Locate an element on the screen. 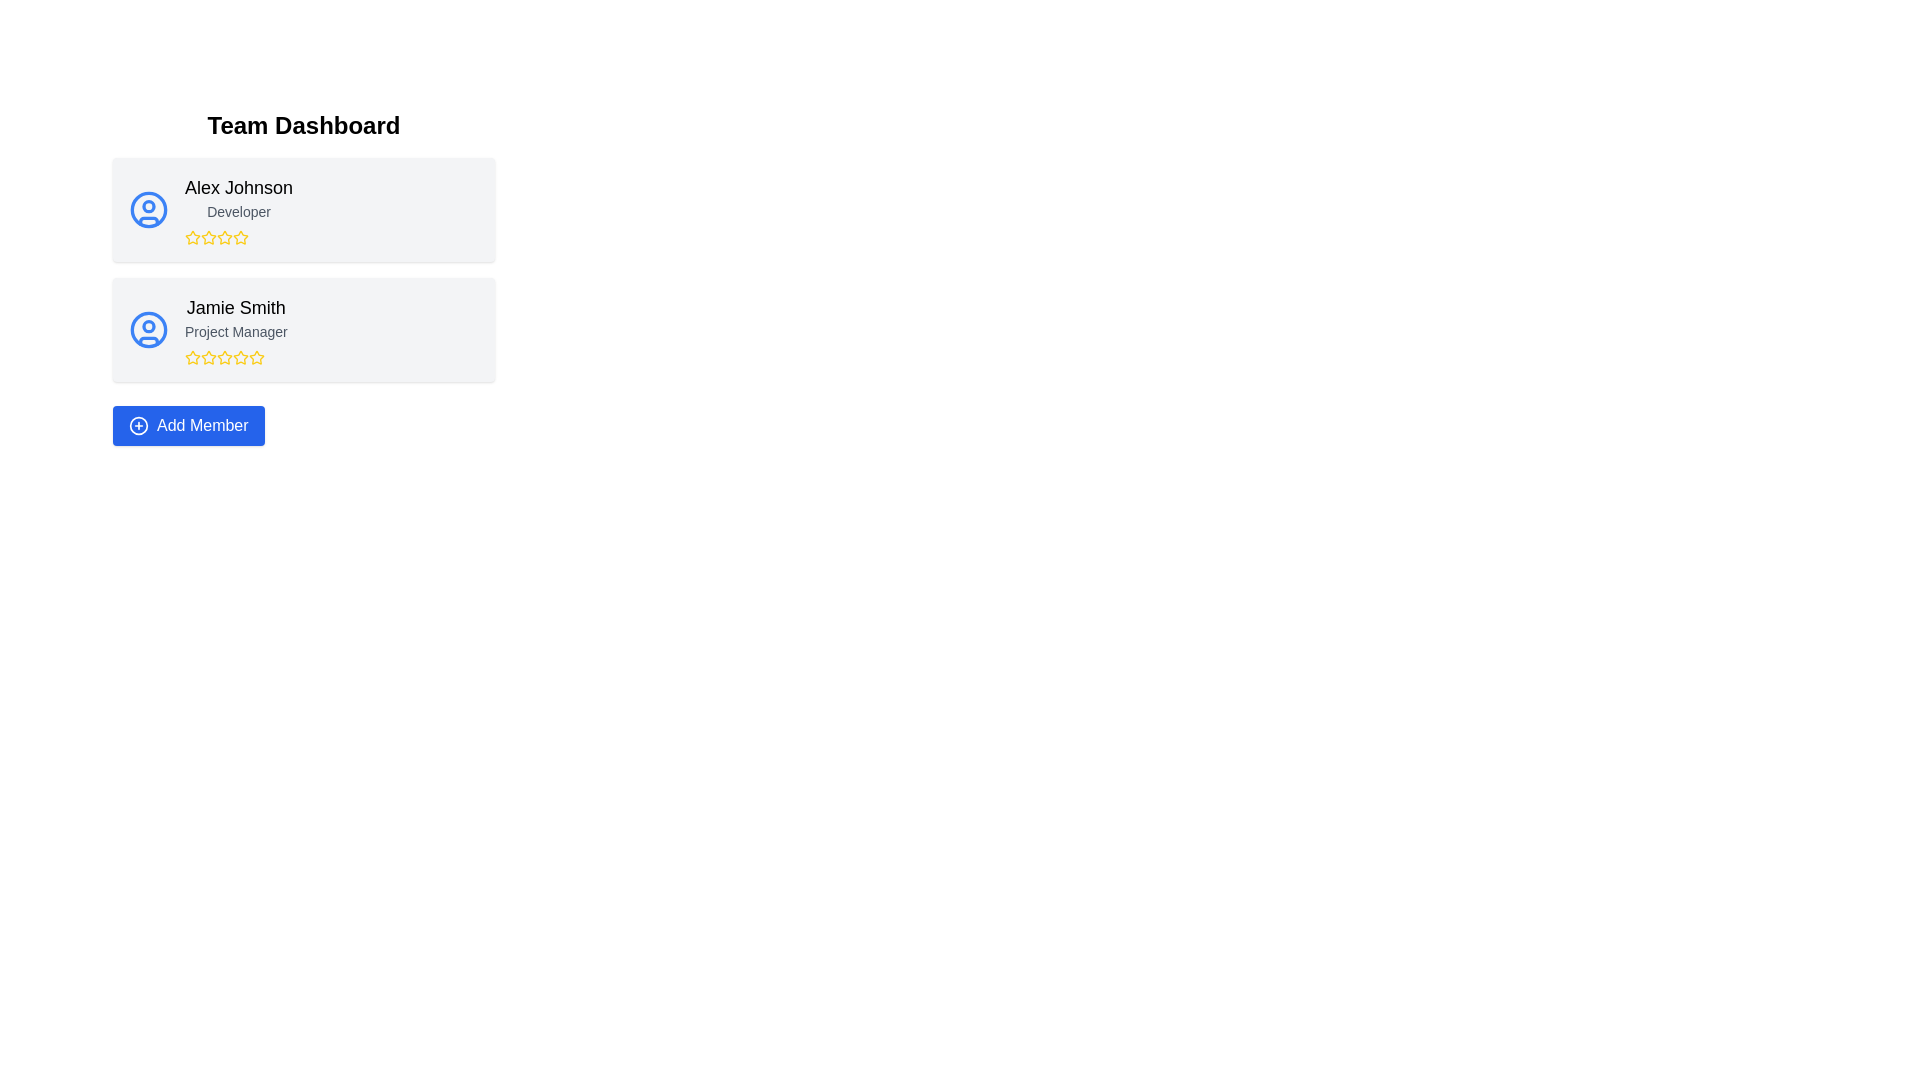 The height and width of the screenshot is (1080, 1920). the avatar icon representing user 'Alex Johnson', located at the top of the user profile section on the dashboard is located at coordinates (147, 209).